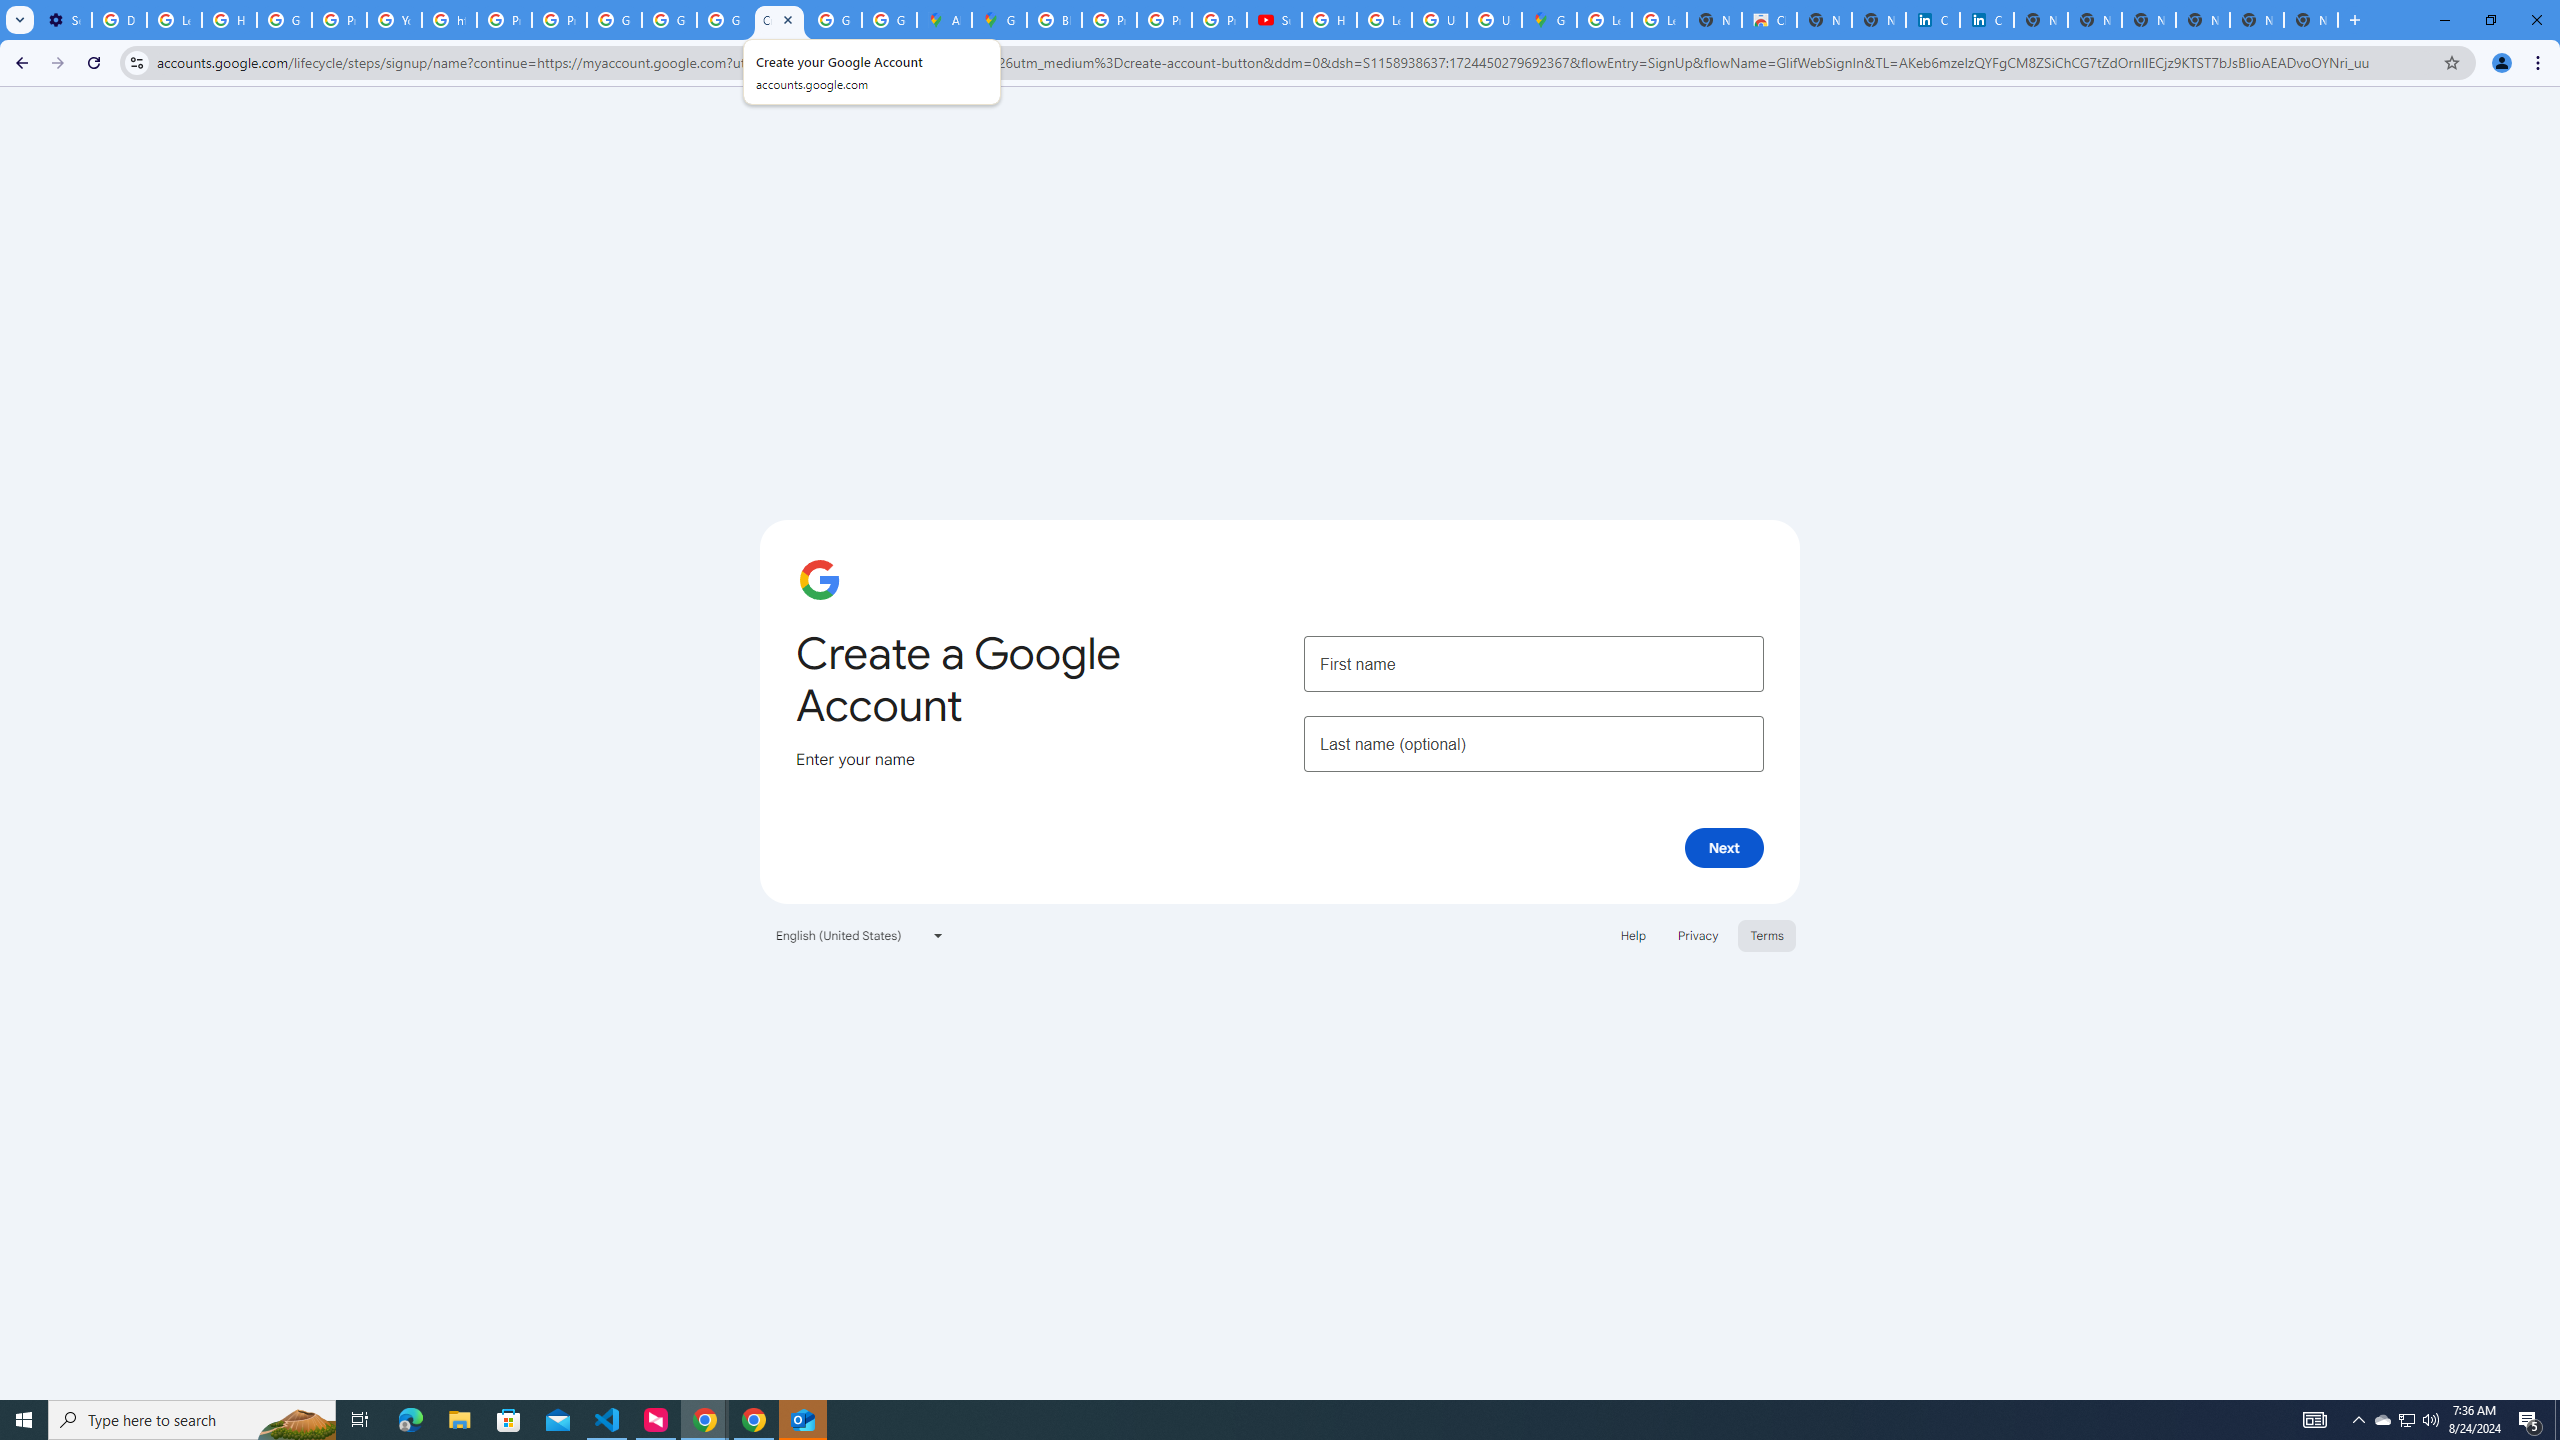 Image resolution: width=2560 pixels, height=1440 pixels. I want to click on 'Cookie Policy | LinkedIn', so click(1985, 19).